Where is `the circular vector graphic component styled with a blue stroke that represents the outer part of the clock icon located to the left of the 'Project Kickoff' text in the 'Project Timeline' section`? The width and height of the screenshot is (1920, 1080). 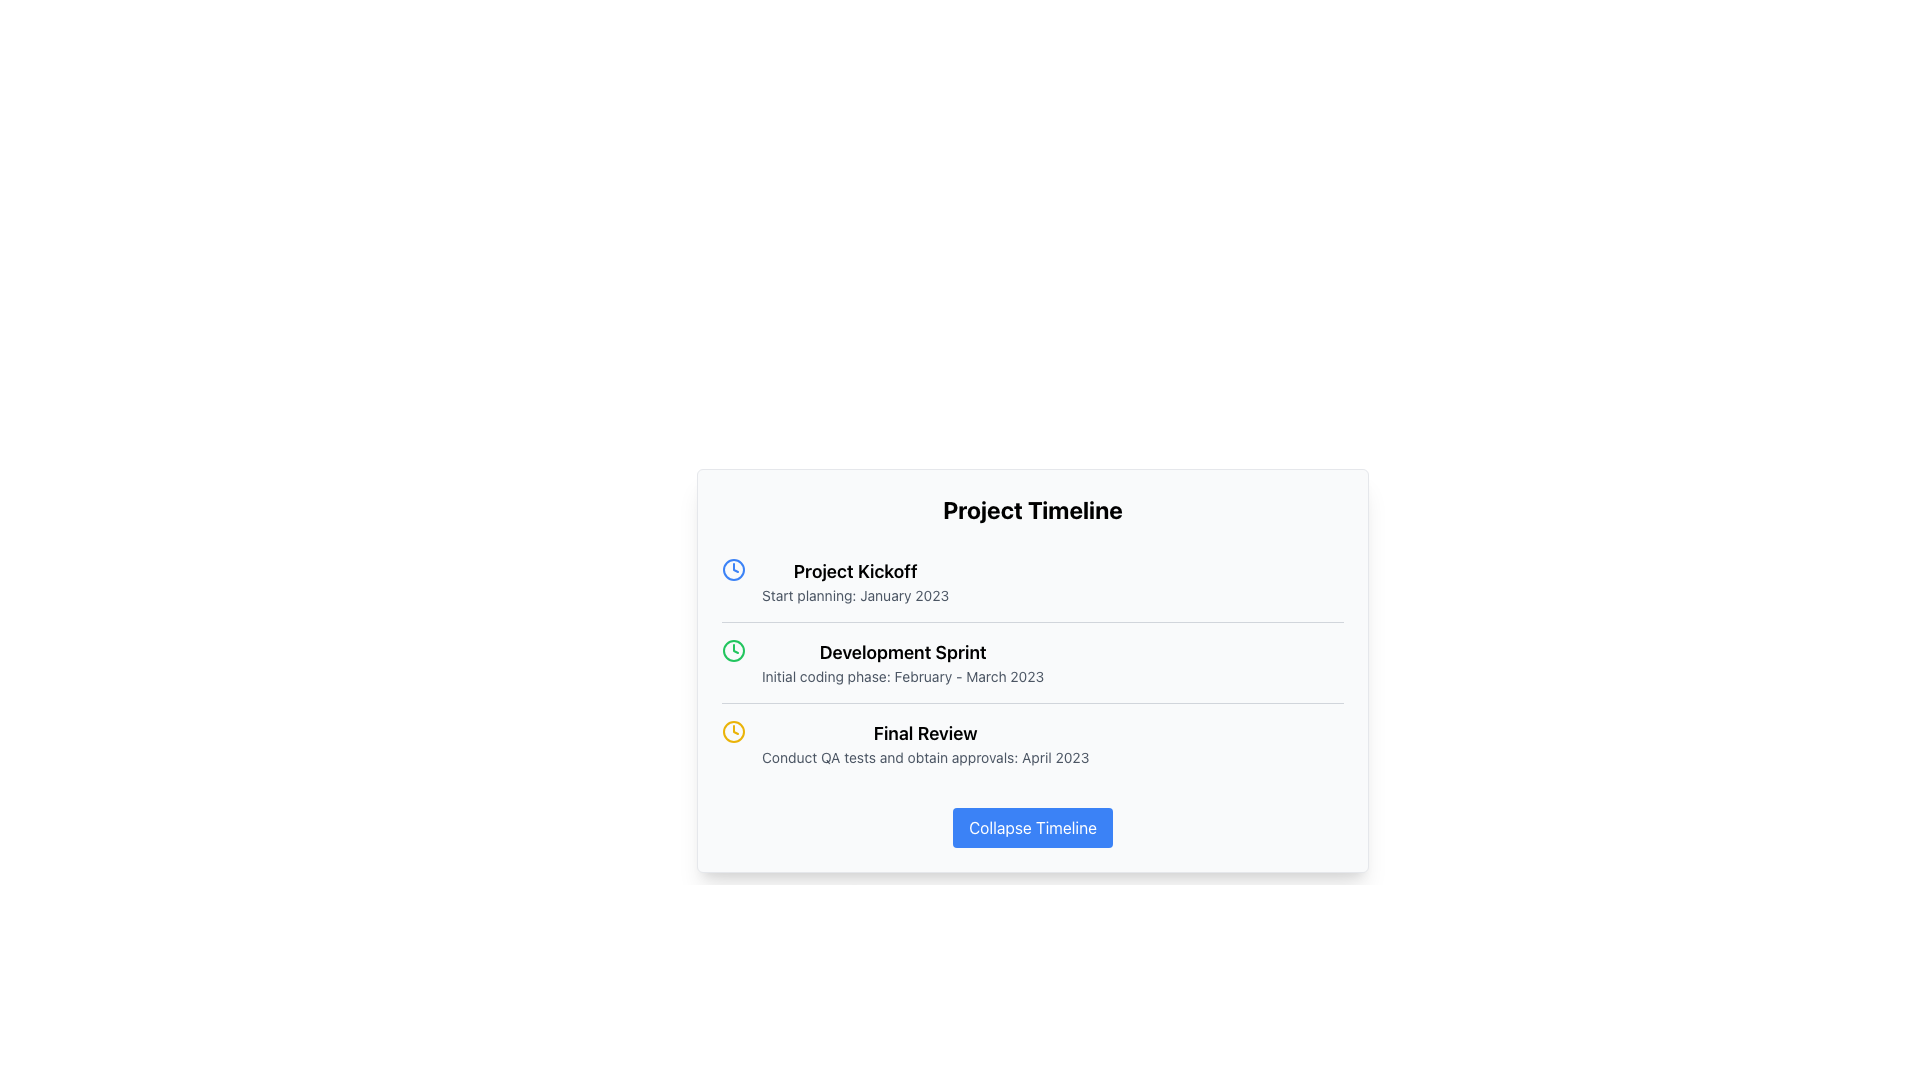 the circular vector graphic component styled with a blue stroke that represents the outer part of the clock icon located to the left of the 'Project Kickoff' text in the 'Project Timeline' section is located at coordinates (733, 570).